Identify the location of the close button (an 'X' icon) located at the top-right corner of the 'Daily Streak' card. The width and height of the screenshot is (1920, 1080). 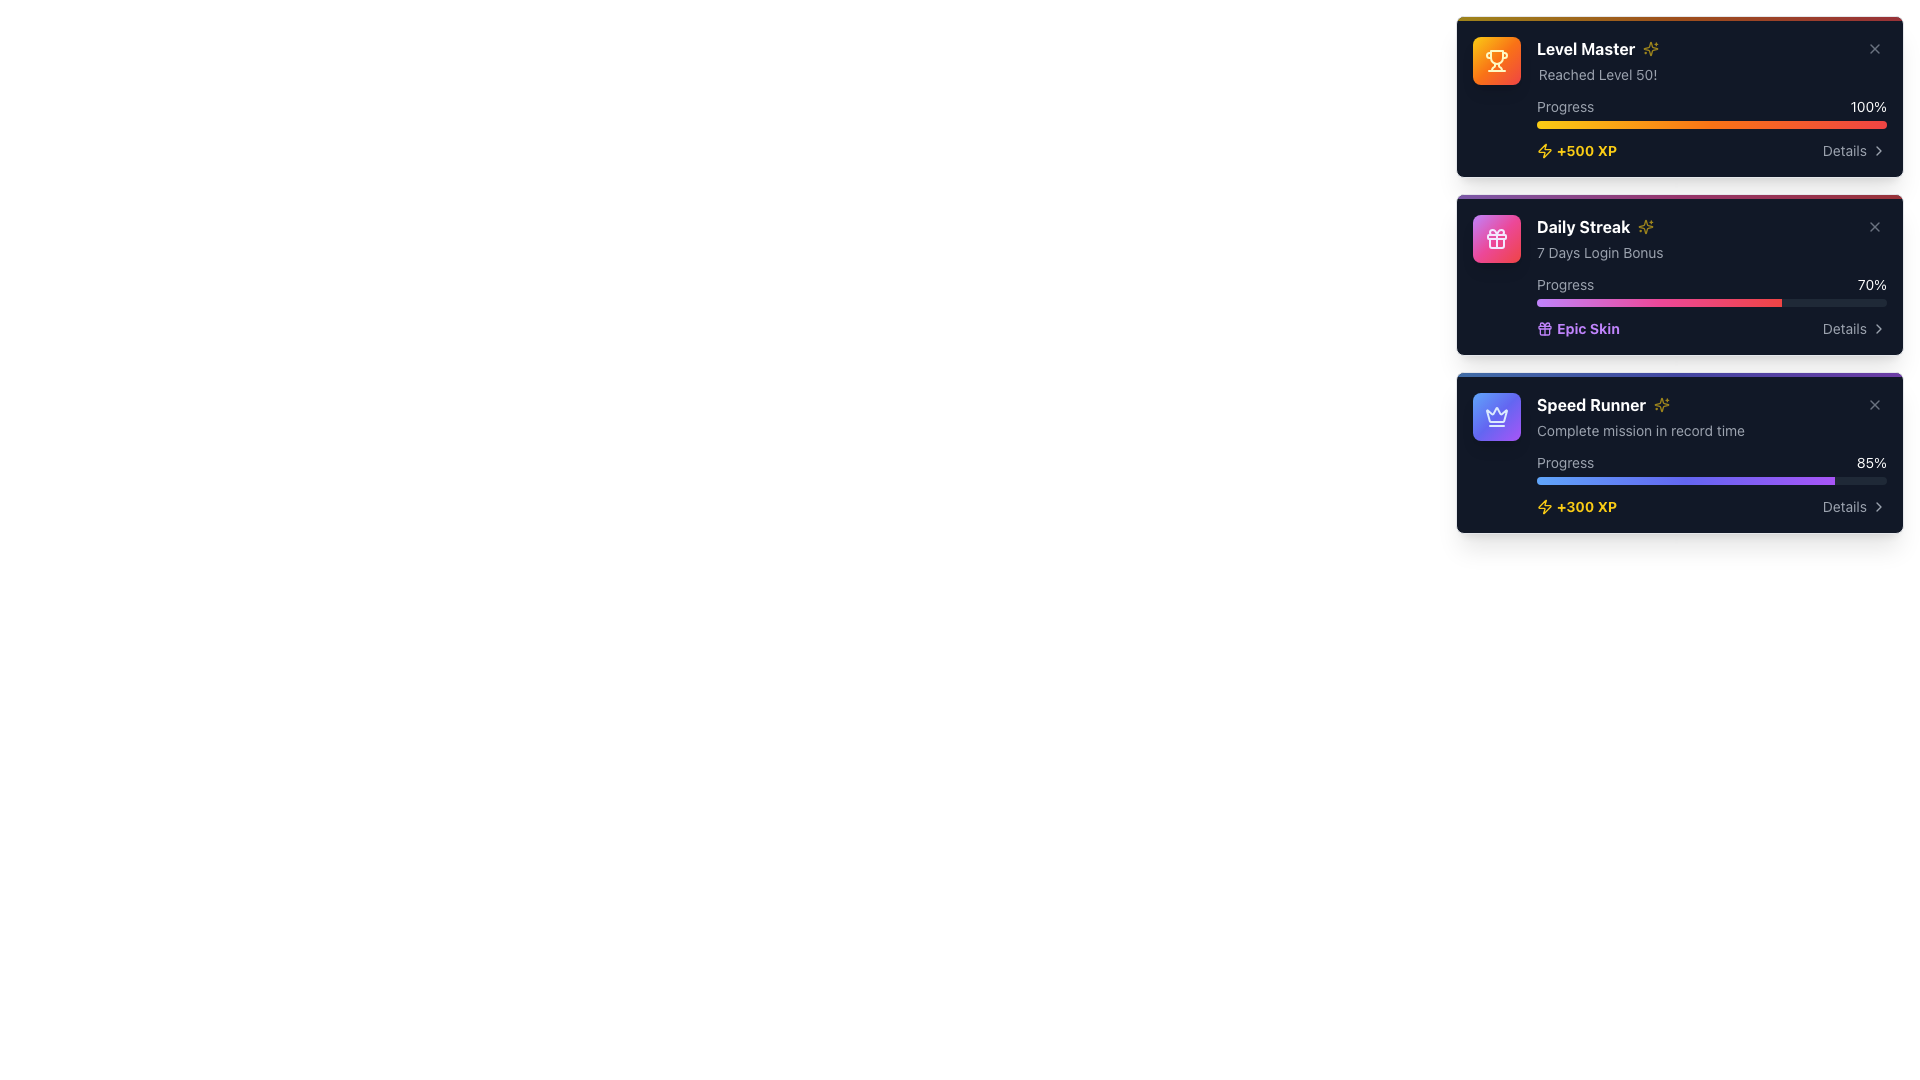
(1874, 226).